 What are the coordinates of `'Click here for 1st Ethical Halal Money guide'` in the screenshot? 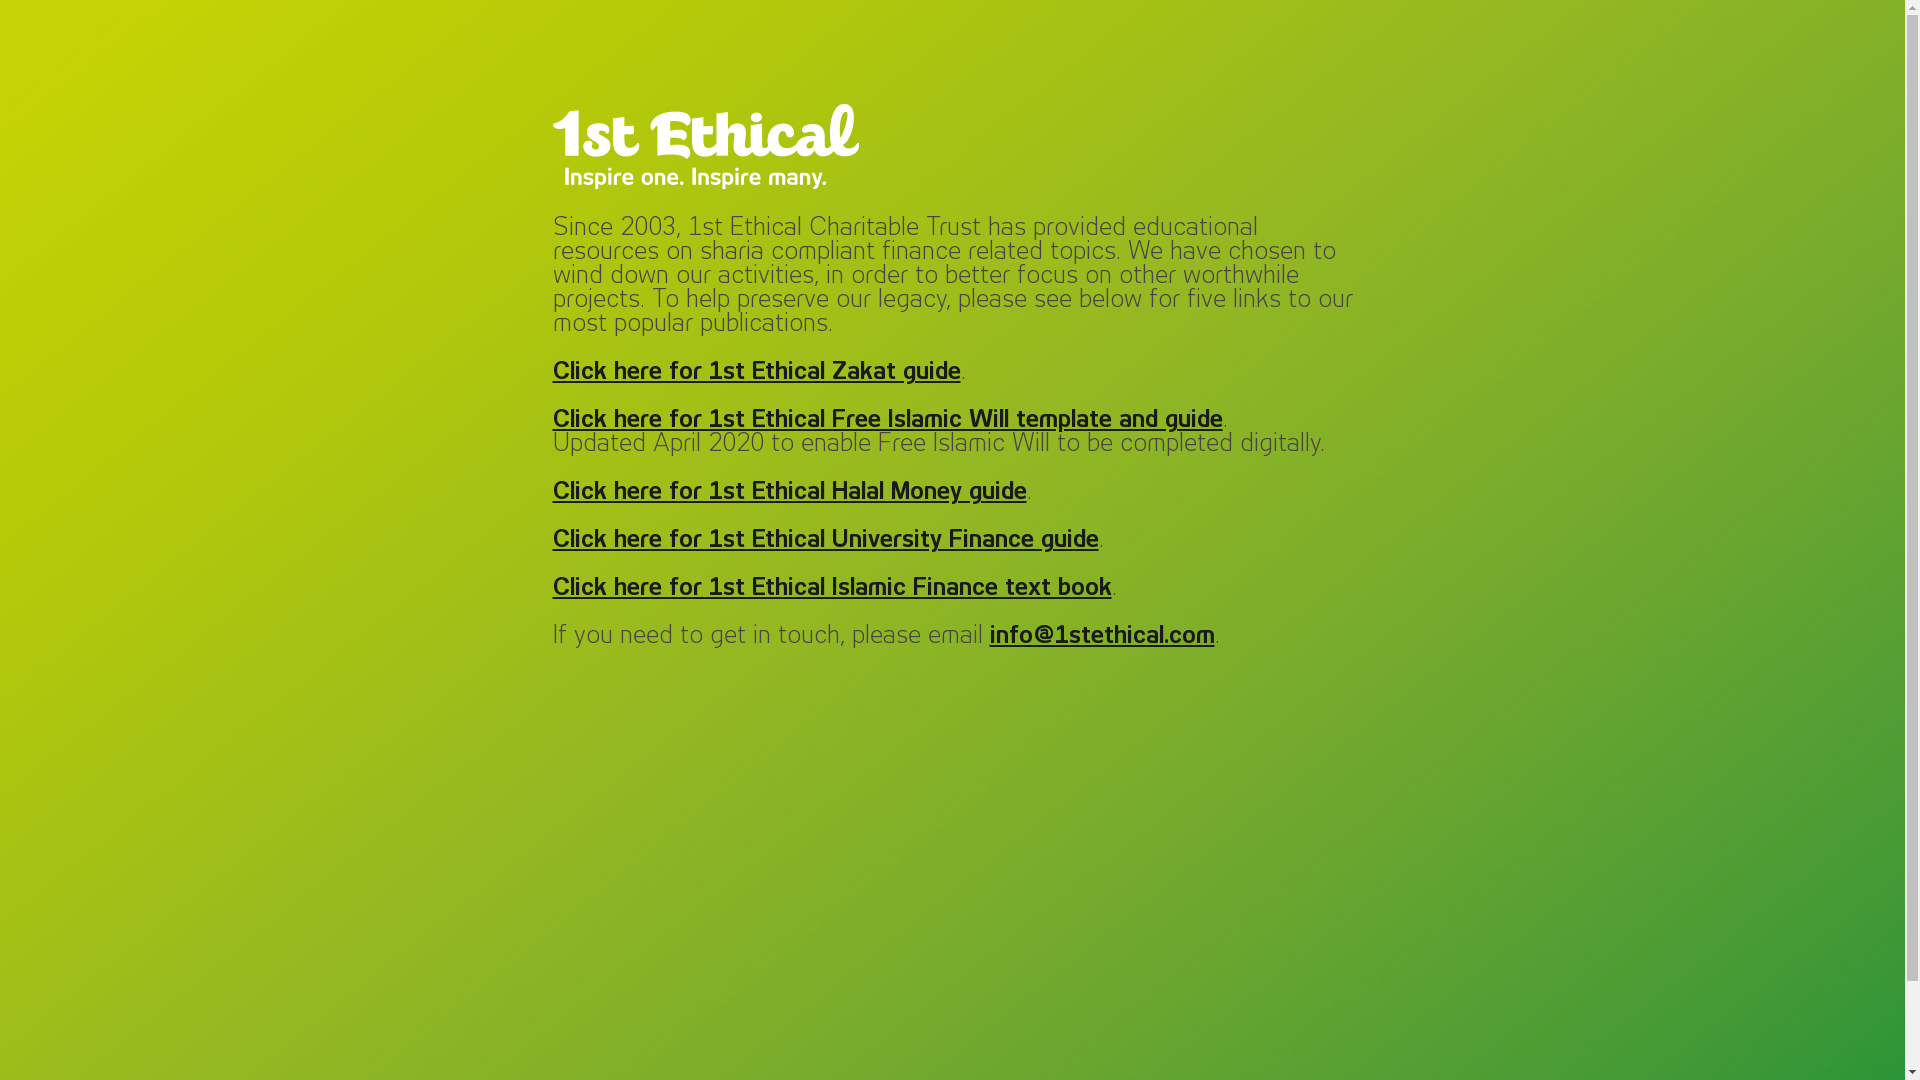 It's located at (787, 492).